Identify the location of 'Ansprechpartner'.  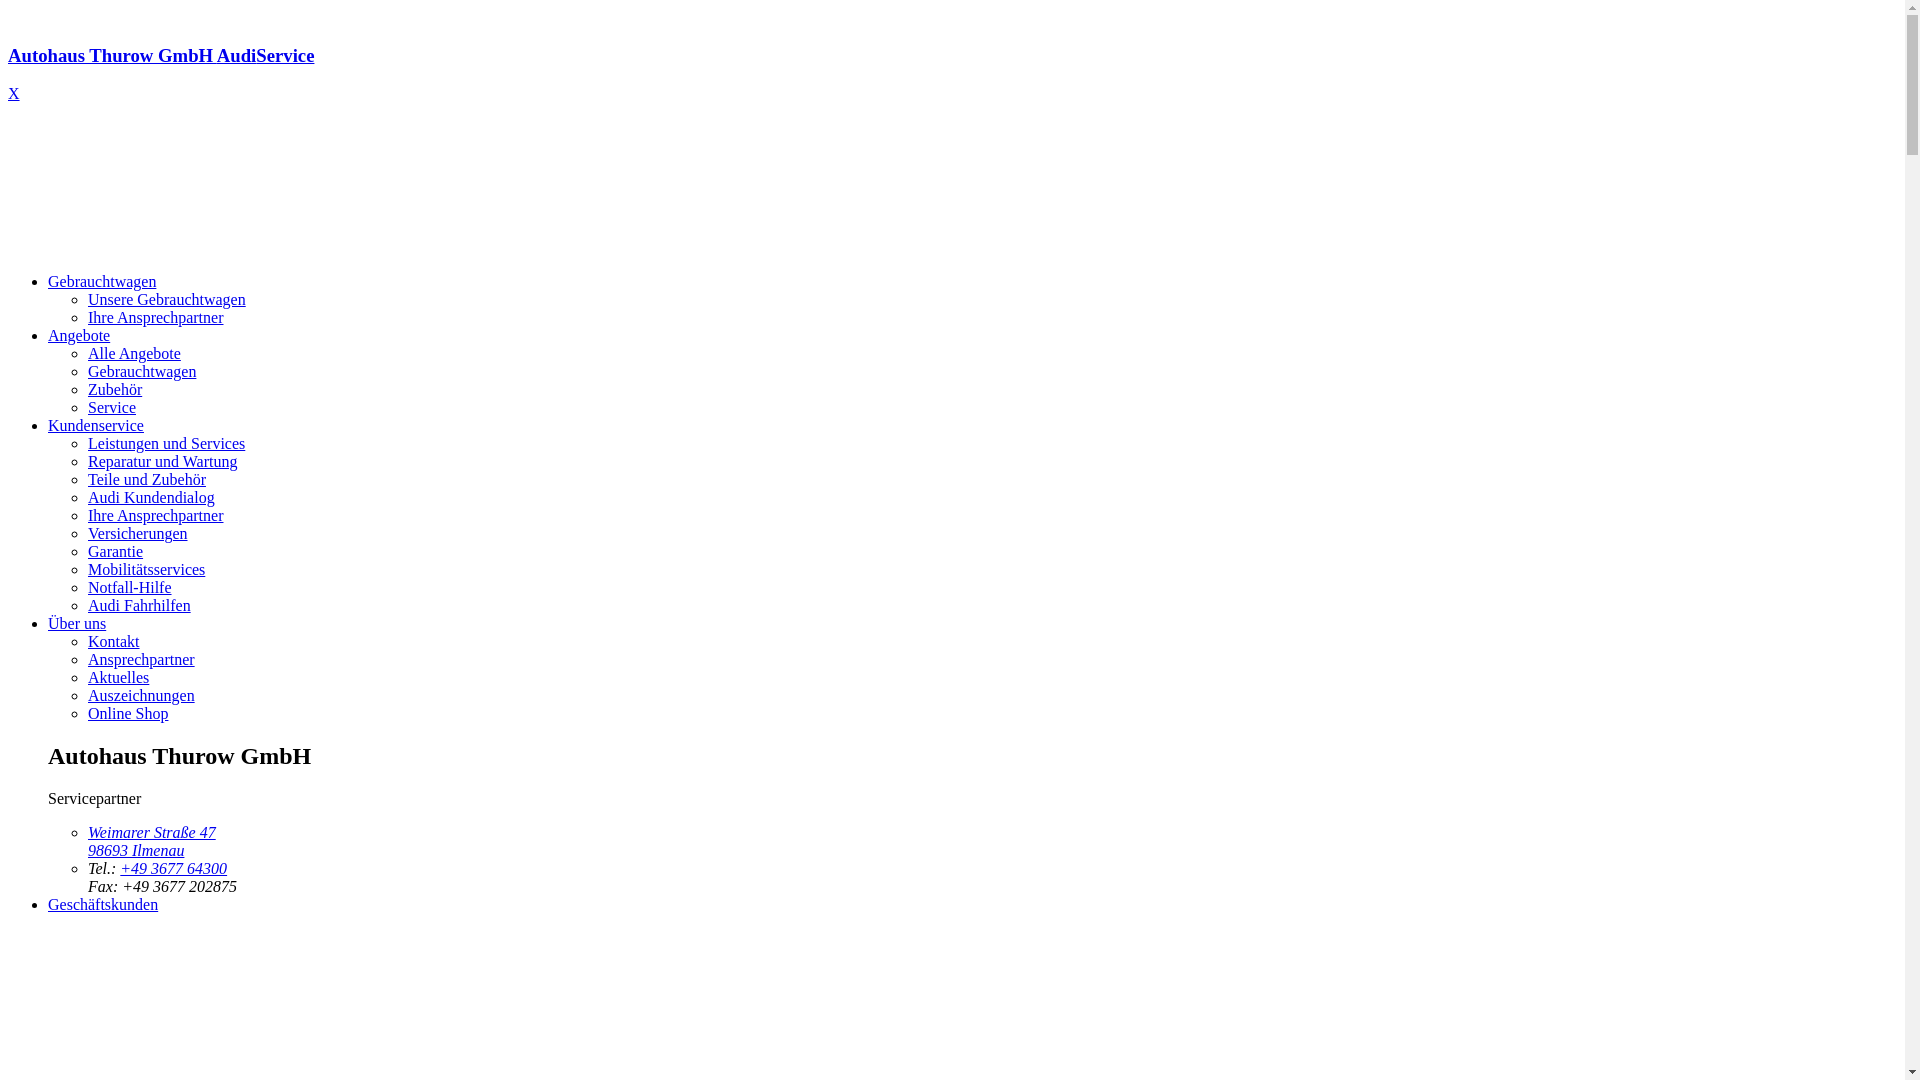
(140, 659).